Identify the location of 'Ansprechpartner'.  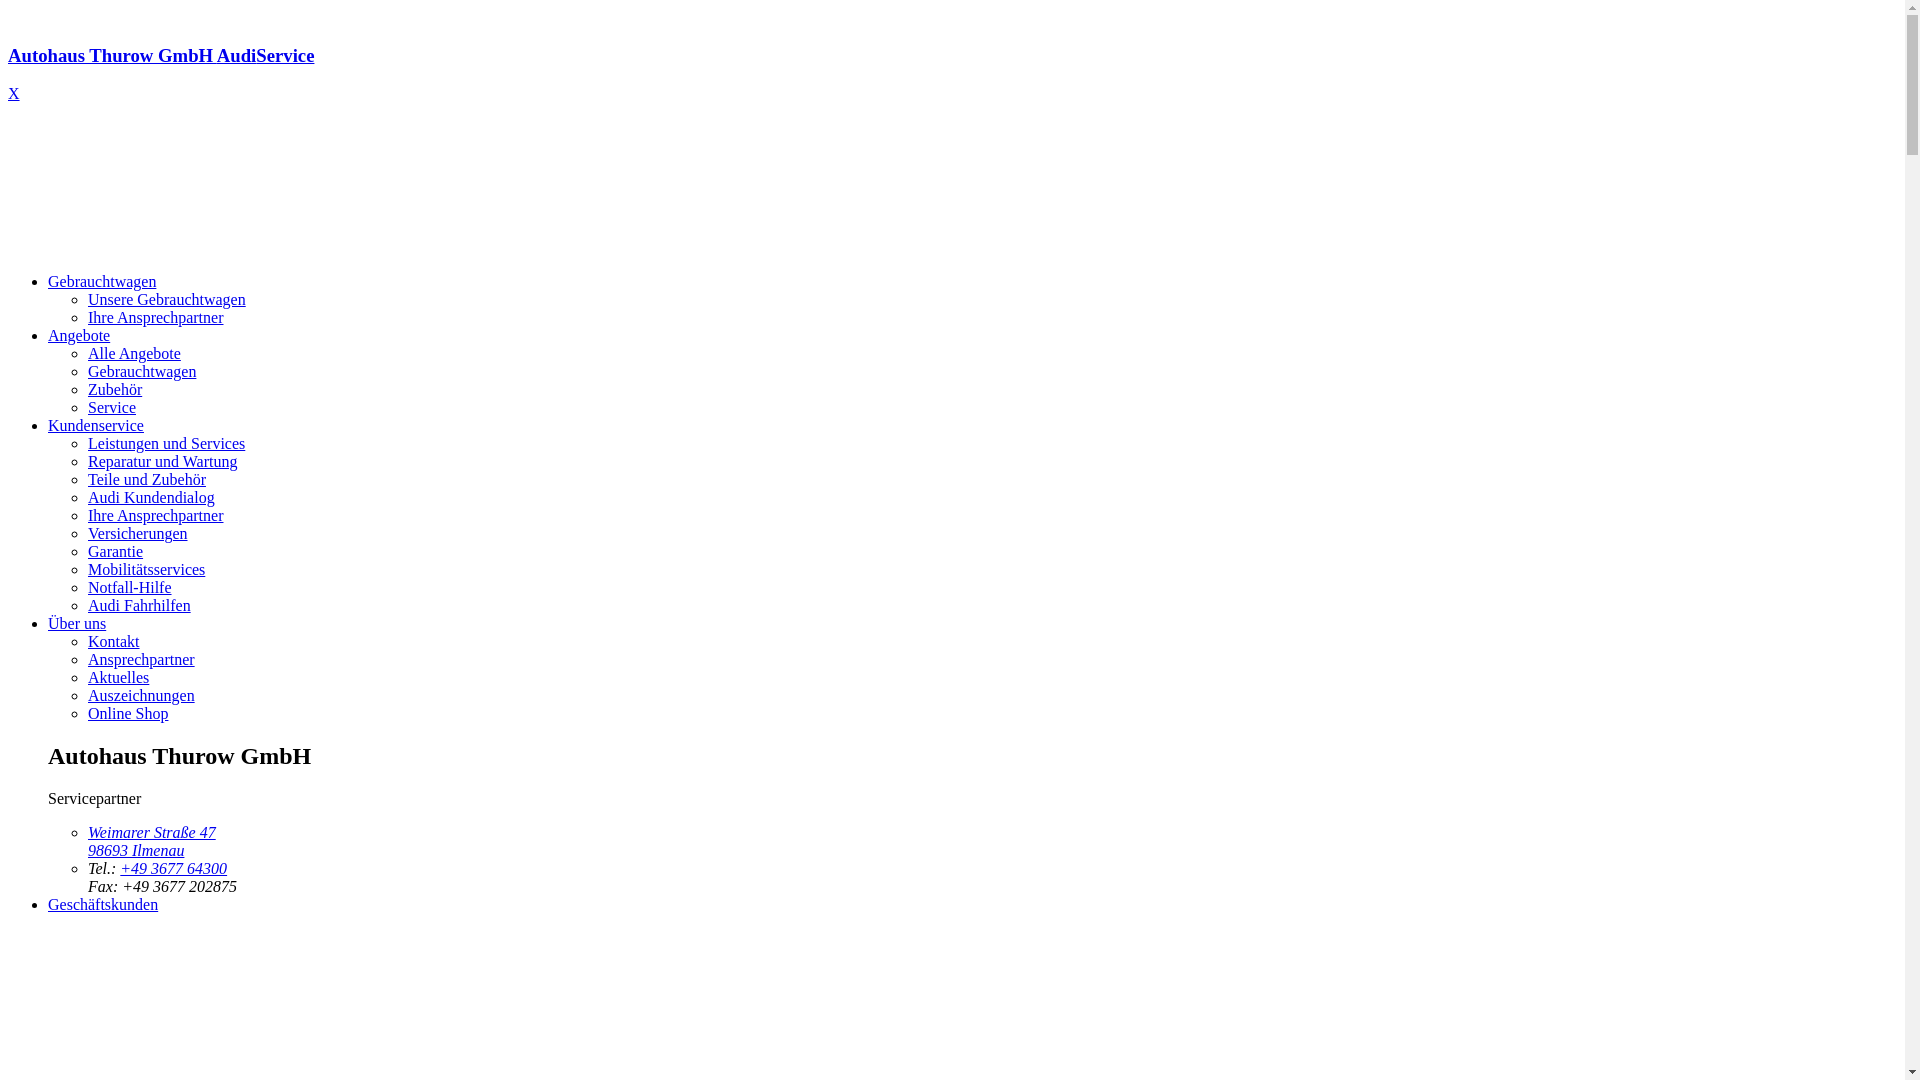
(140, 659).